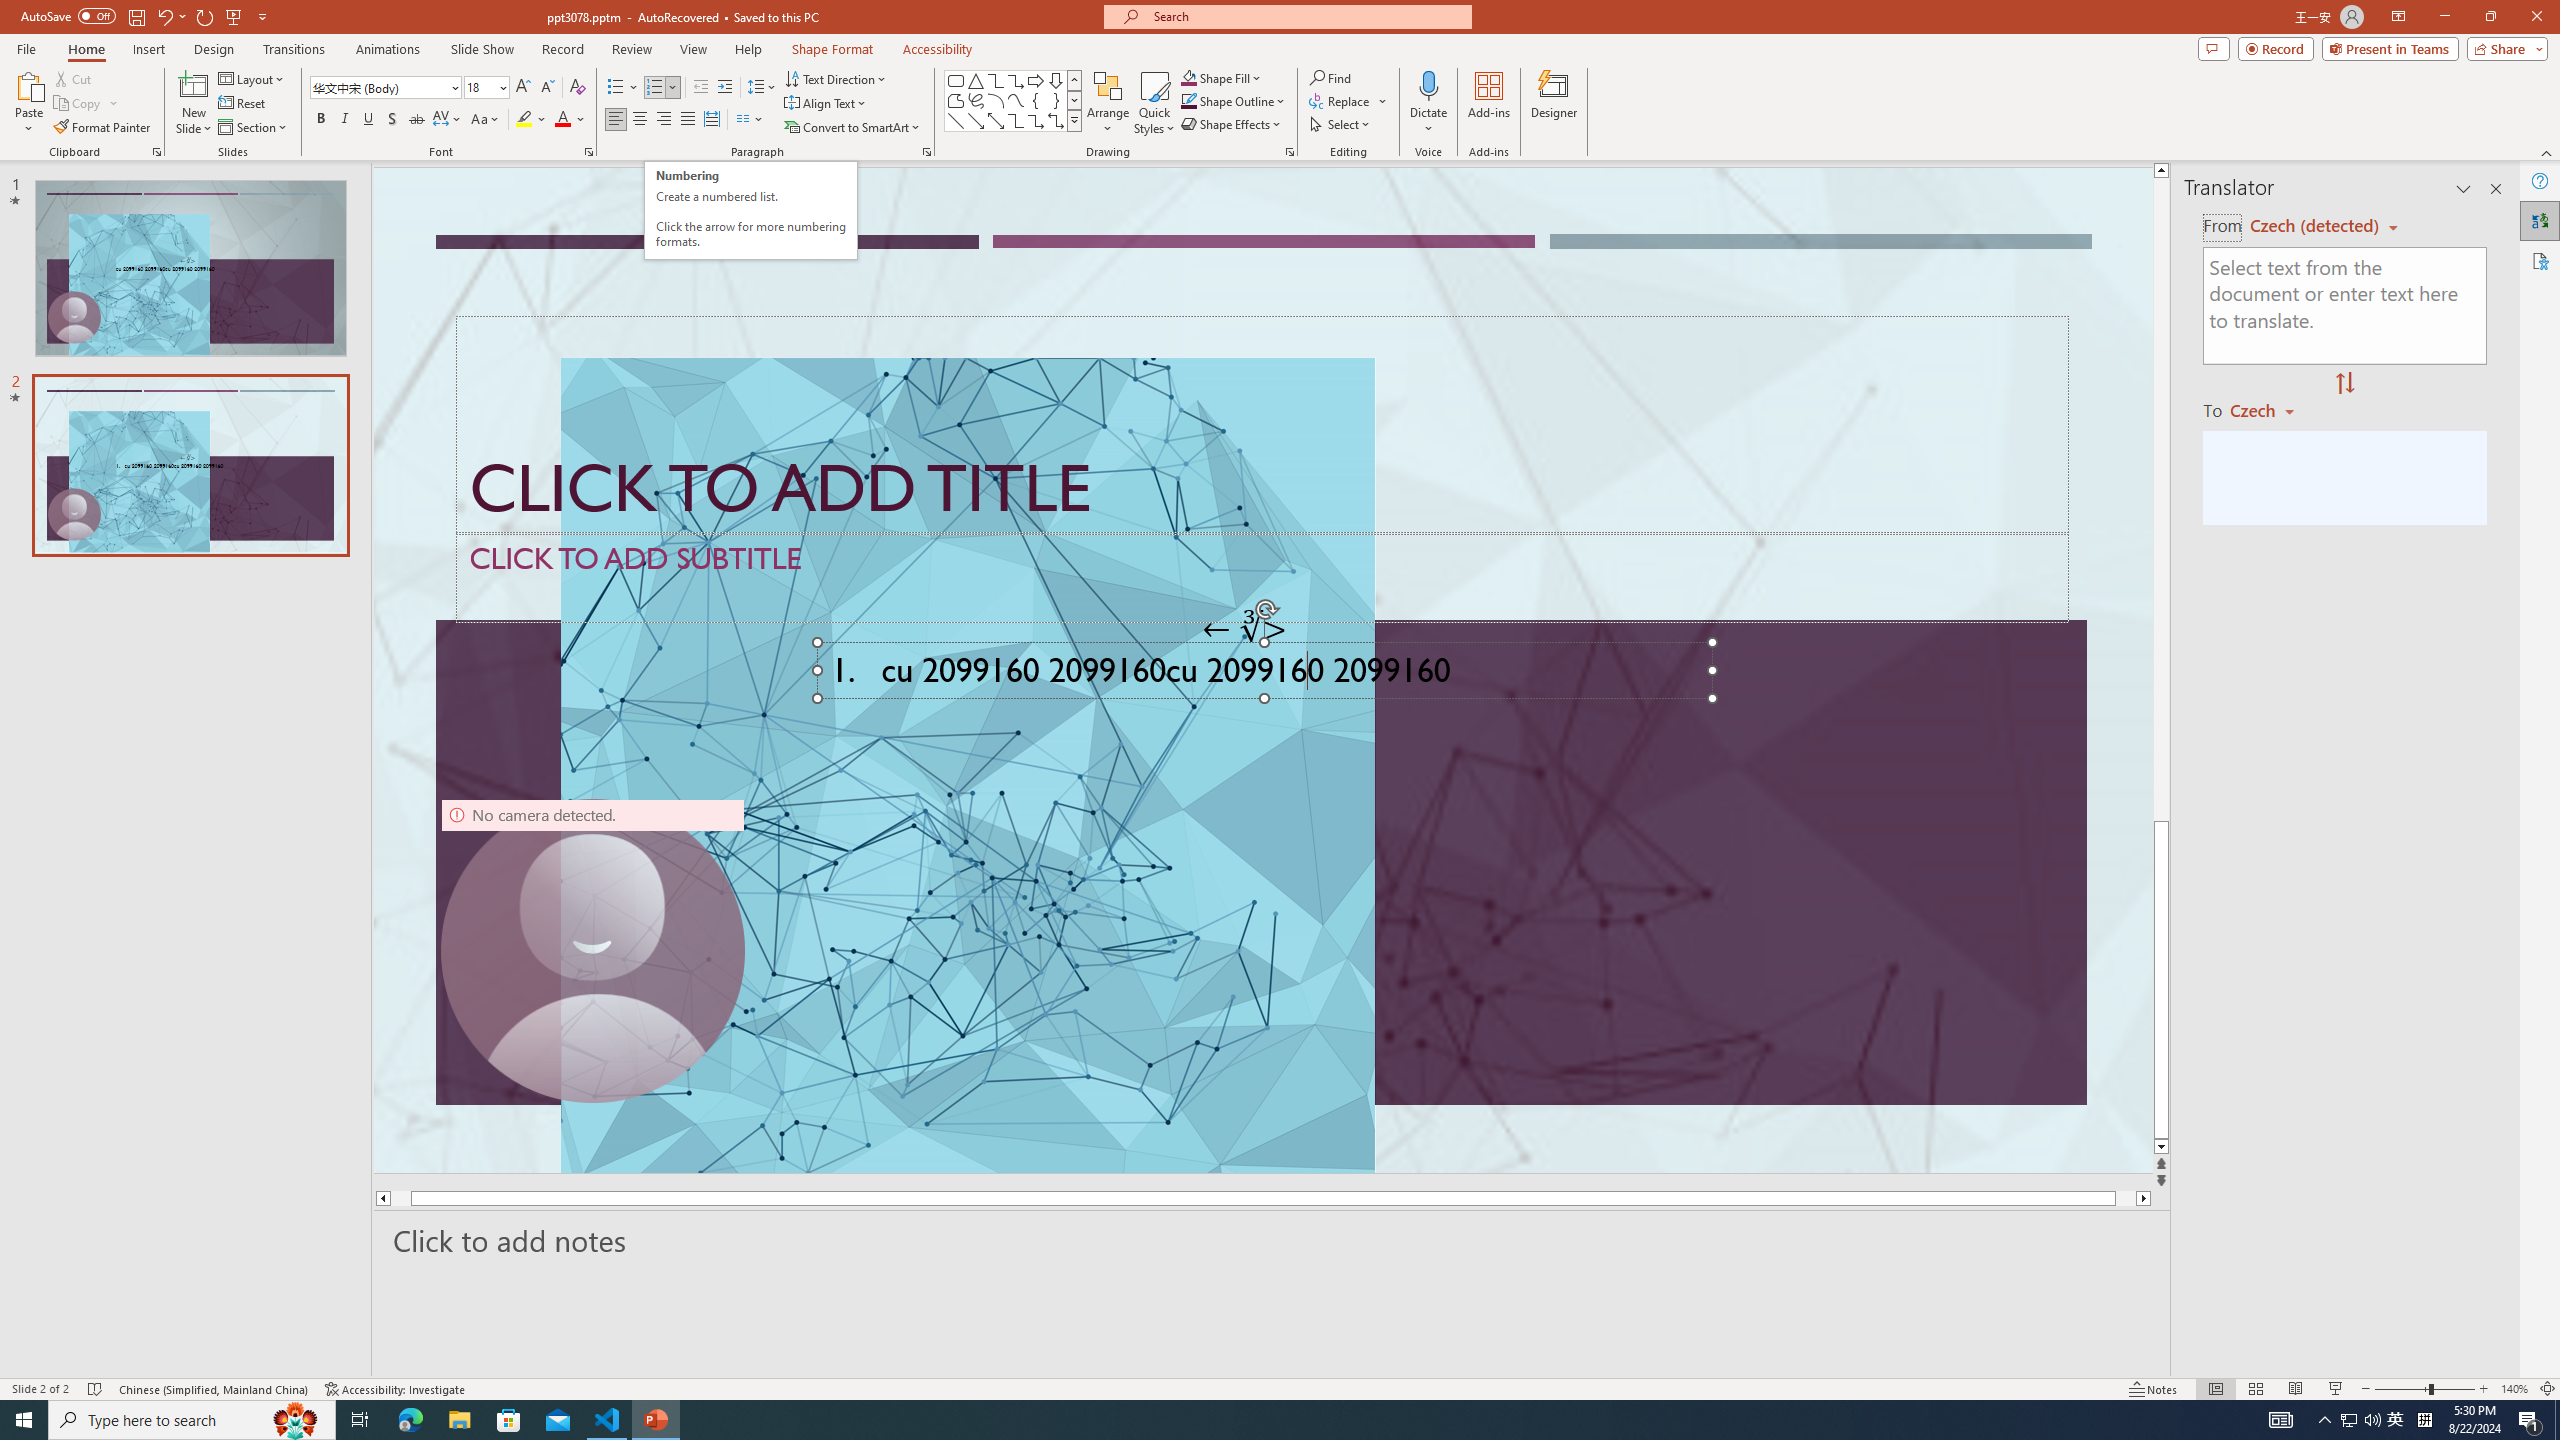 The height and width of the screenshot is (1440, 2560). What do you see at coordinates (1035, 80) in the screenshot?
I see `'Arrow: Right'` at bounding box center [1035, 80].